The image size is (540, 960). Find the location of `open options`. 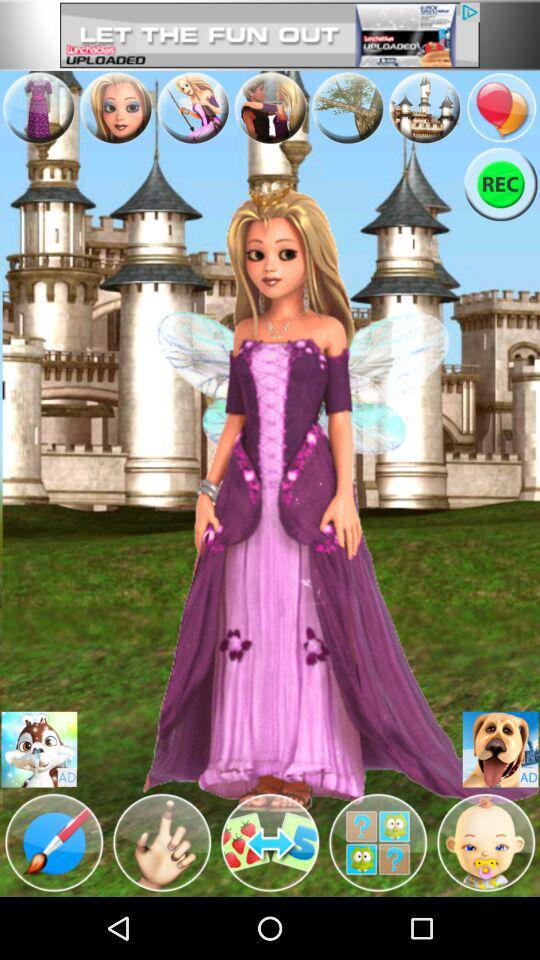

open options is located at coordinates (270, 108).